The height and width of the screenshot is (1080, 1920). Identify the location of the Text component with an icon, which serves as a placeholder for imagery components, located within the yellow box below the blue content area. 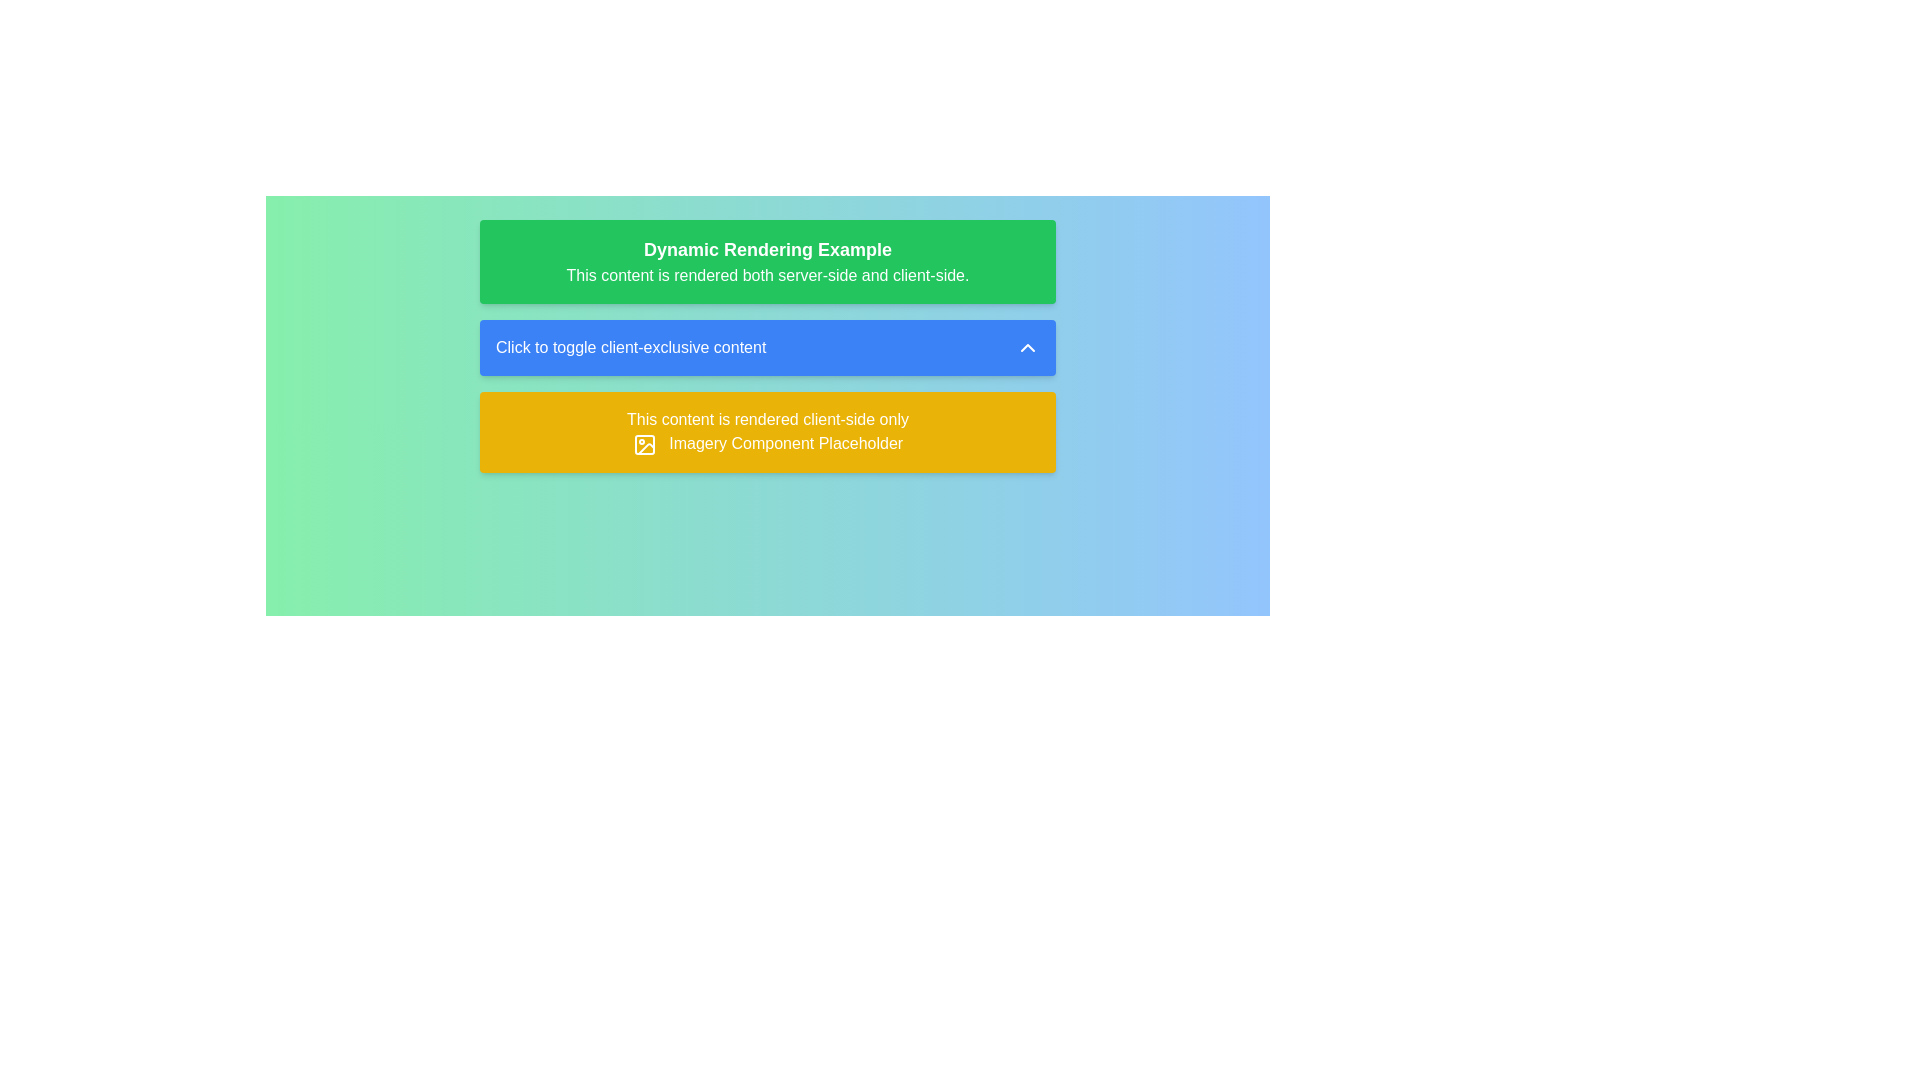
(767, 442).